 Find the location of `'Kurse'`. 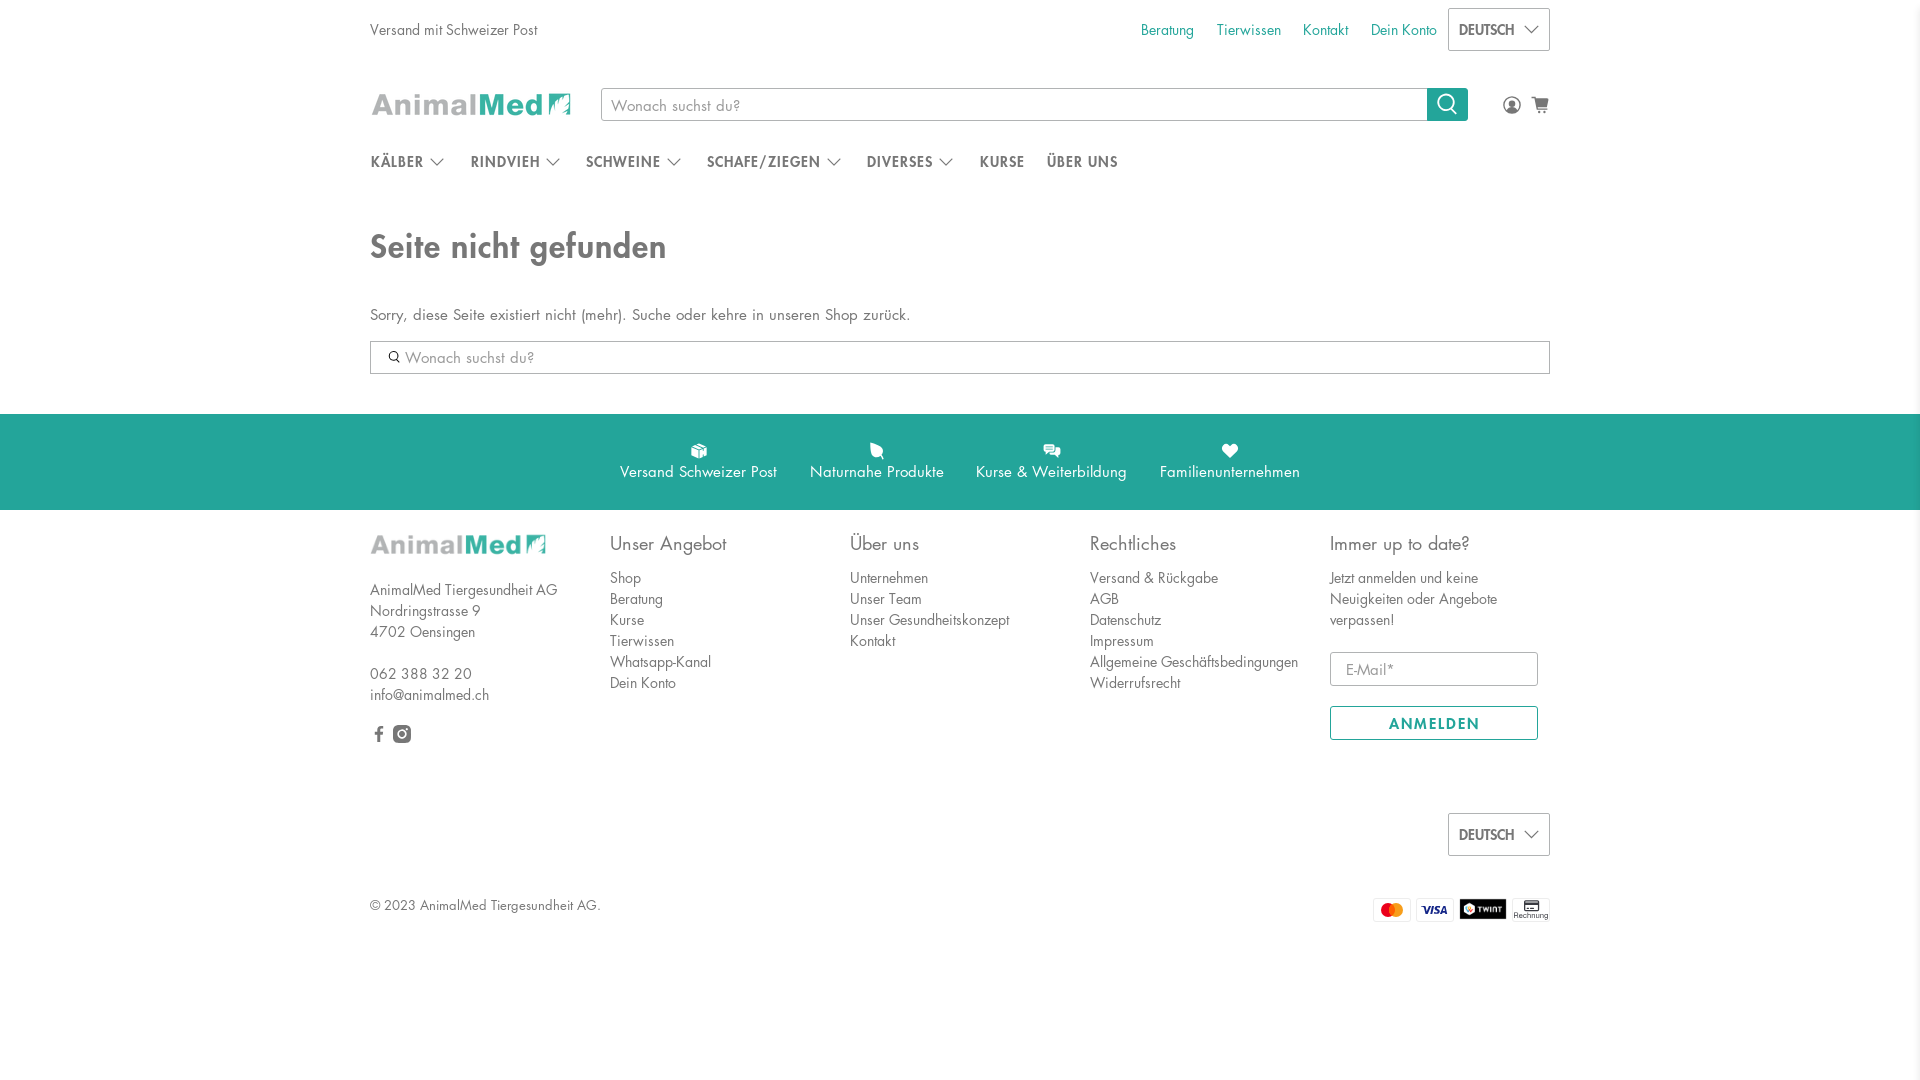

'Kurse' is located at coordinates (626, 617).